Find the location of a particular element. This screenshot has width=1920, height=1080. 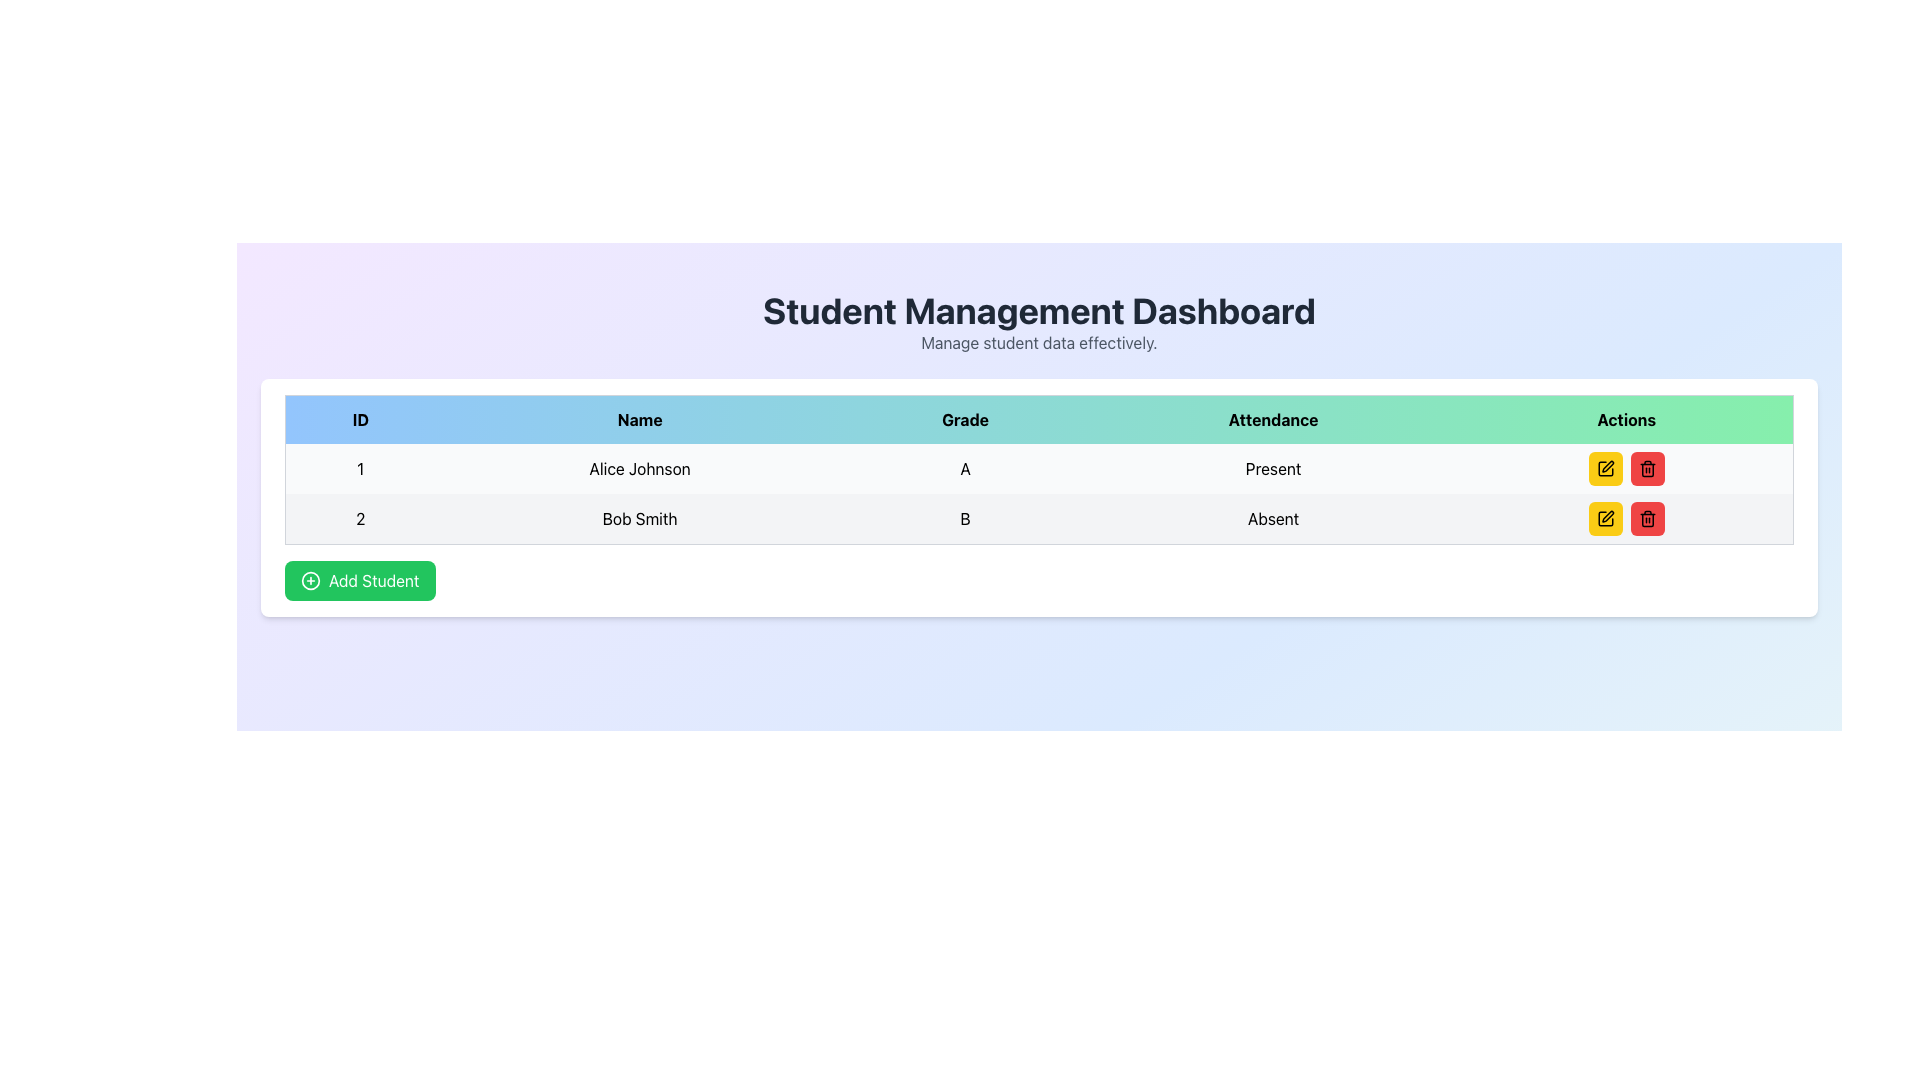

the pen-shaped icon button with a yellow background in the second row of the 'Actions' column to initiate the edit action for 'Bob Smith' is located at coordinates (1608, 515).